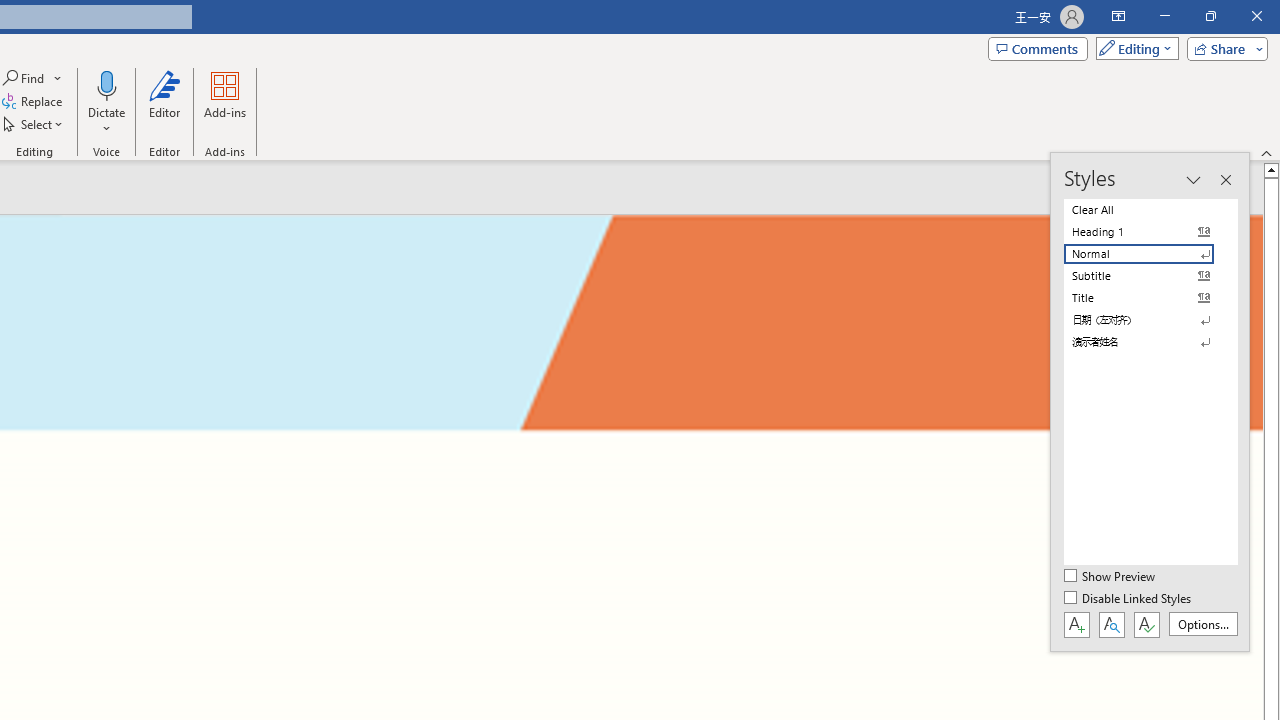  Describe the element at coordinates (1150, 276) in the screenshot. I see `'Subtitle'` at that location.